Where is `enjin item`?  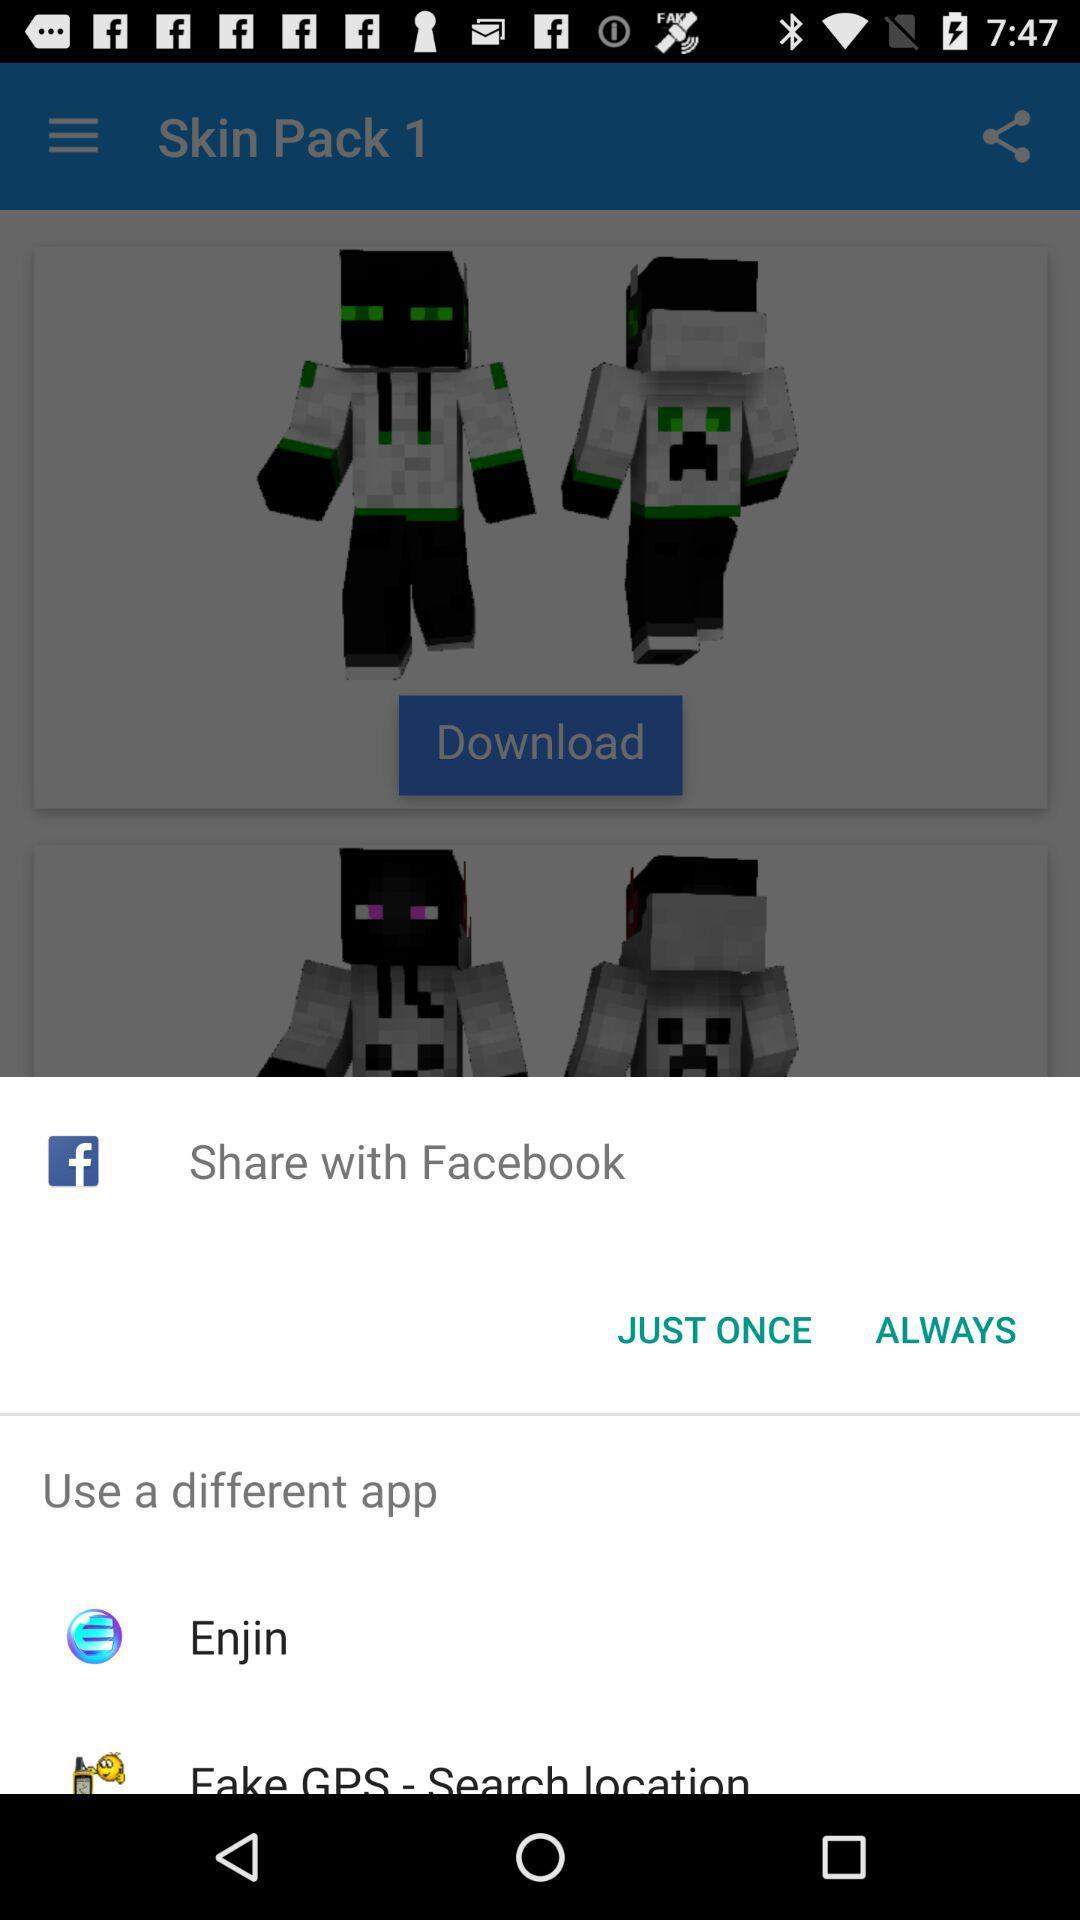 enjin item is located at coordinates (237, 1636).